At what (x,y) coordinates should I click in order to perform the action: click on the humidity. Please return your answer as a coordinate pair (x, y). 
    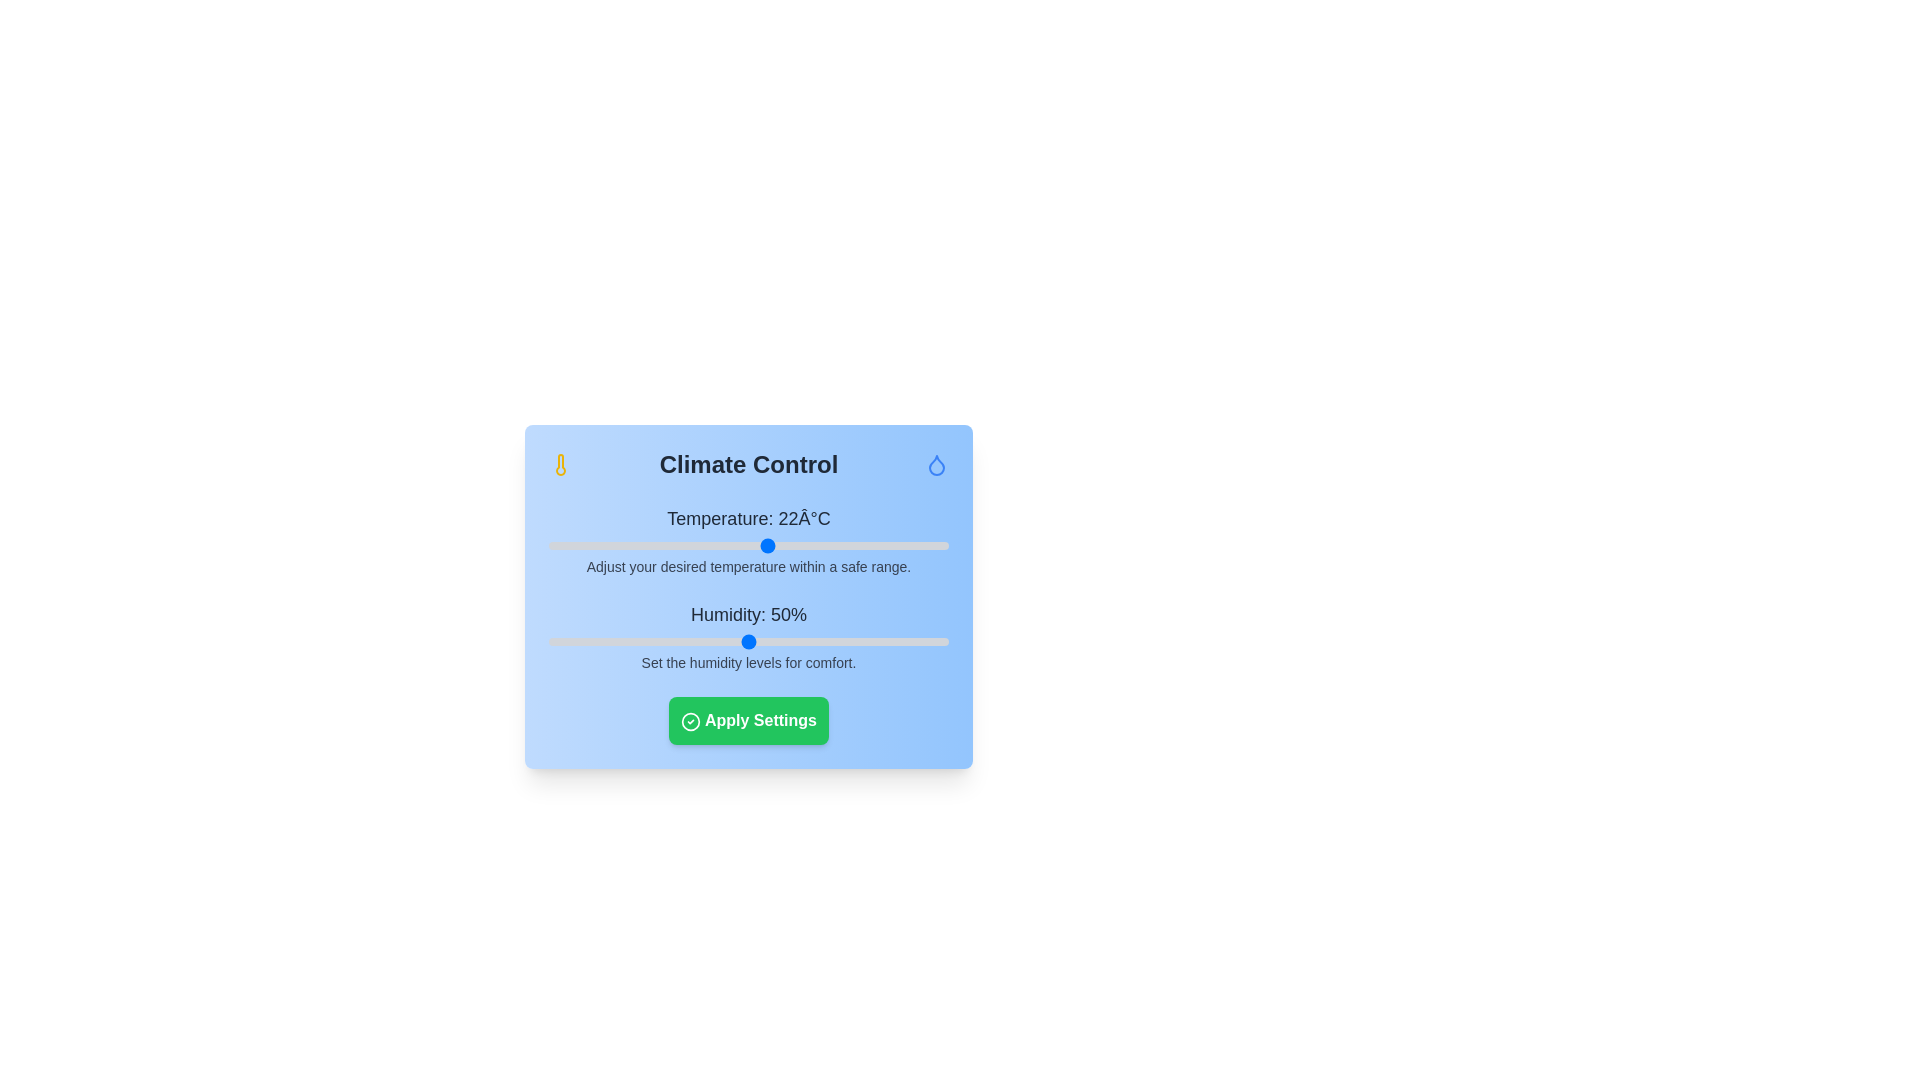
    Looking at the image, I should click on (668, 641).